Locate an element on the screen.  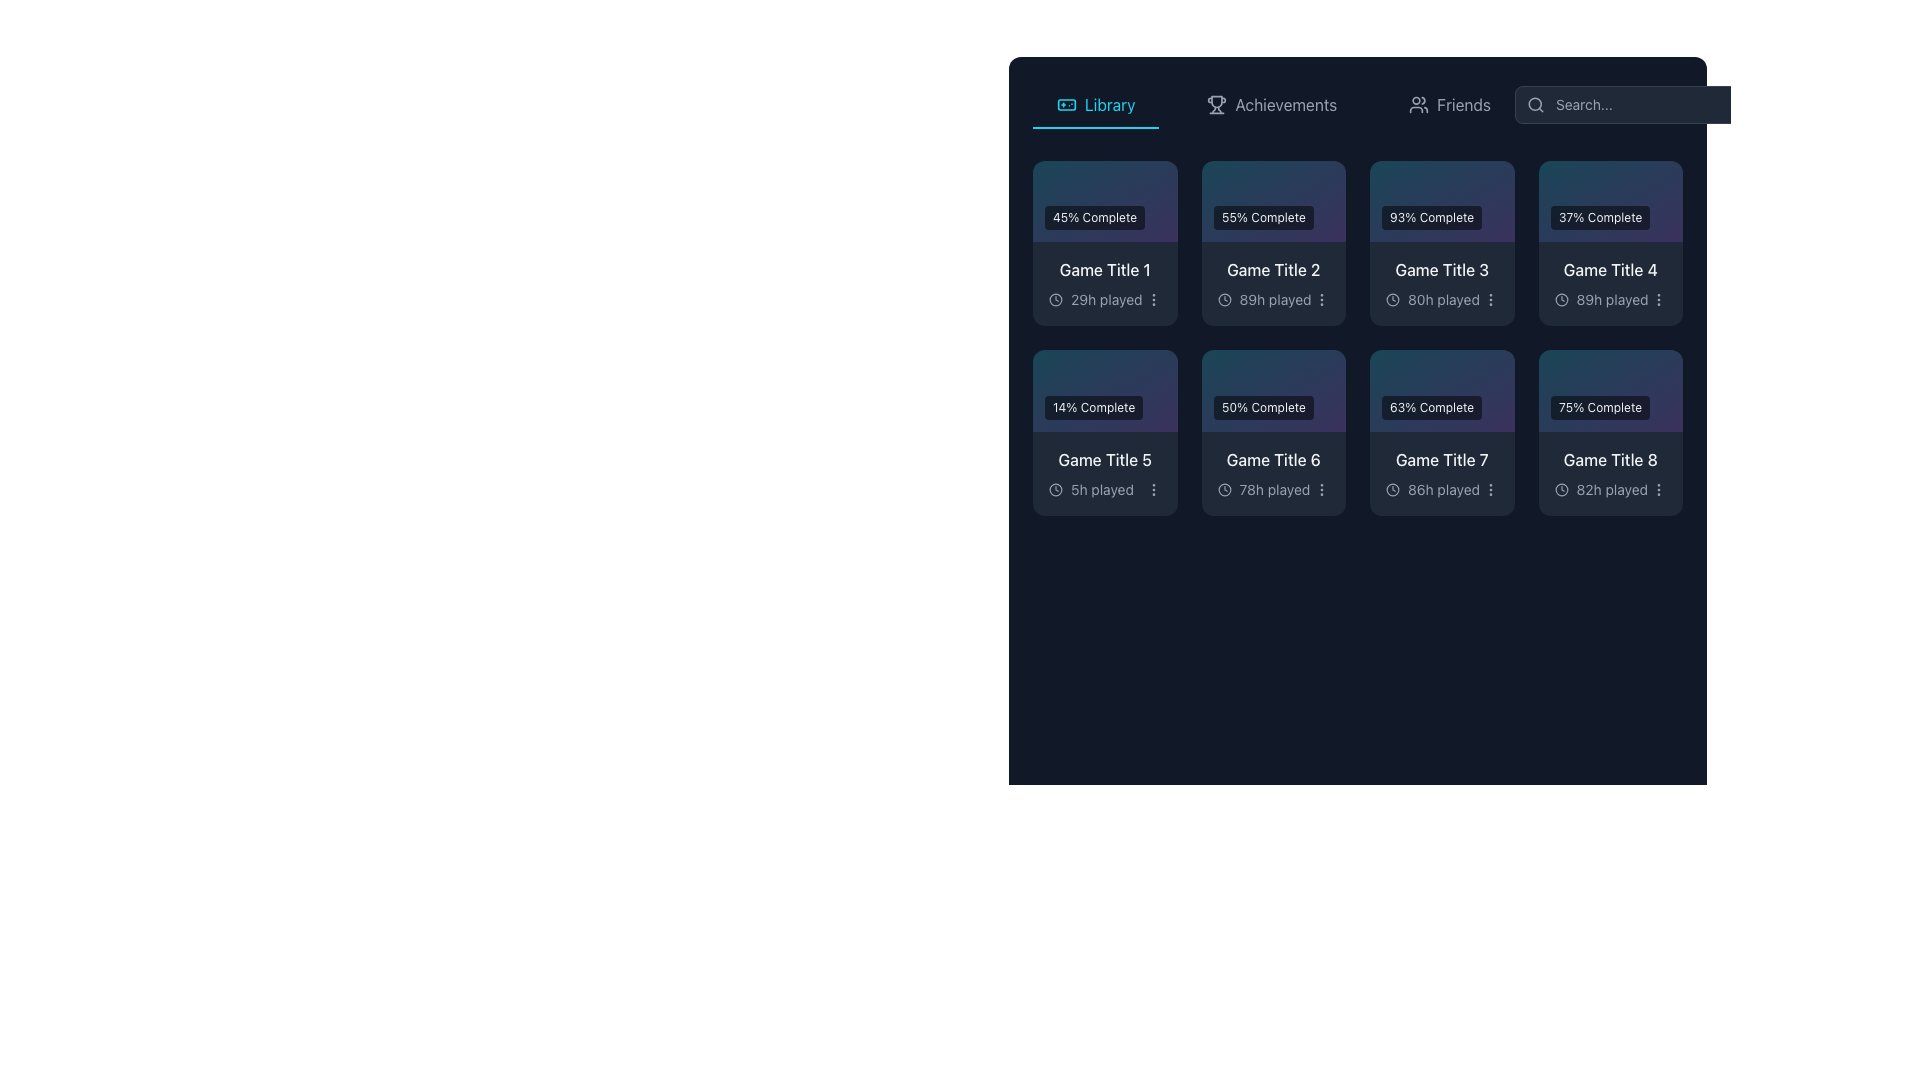
the text label displaying '29h played' with the associated clock icon, located within the information panel of 'Game Title 1' is located at coordinates (1104, 300).